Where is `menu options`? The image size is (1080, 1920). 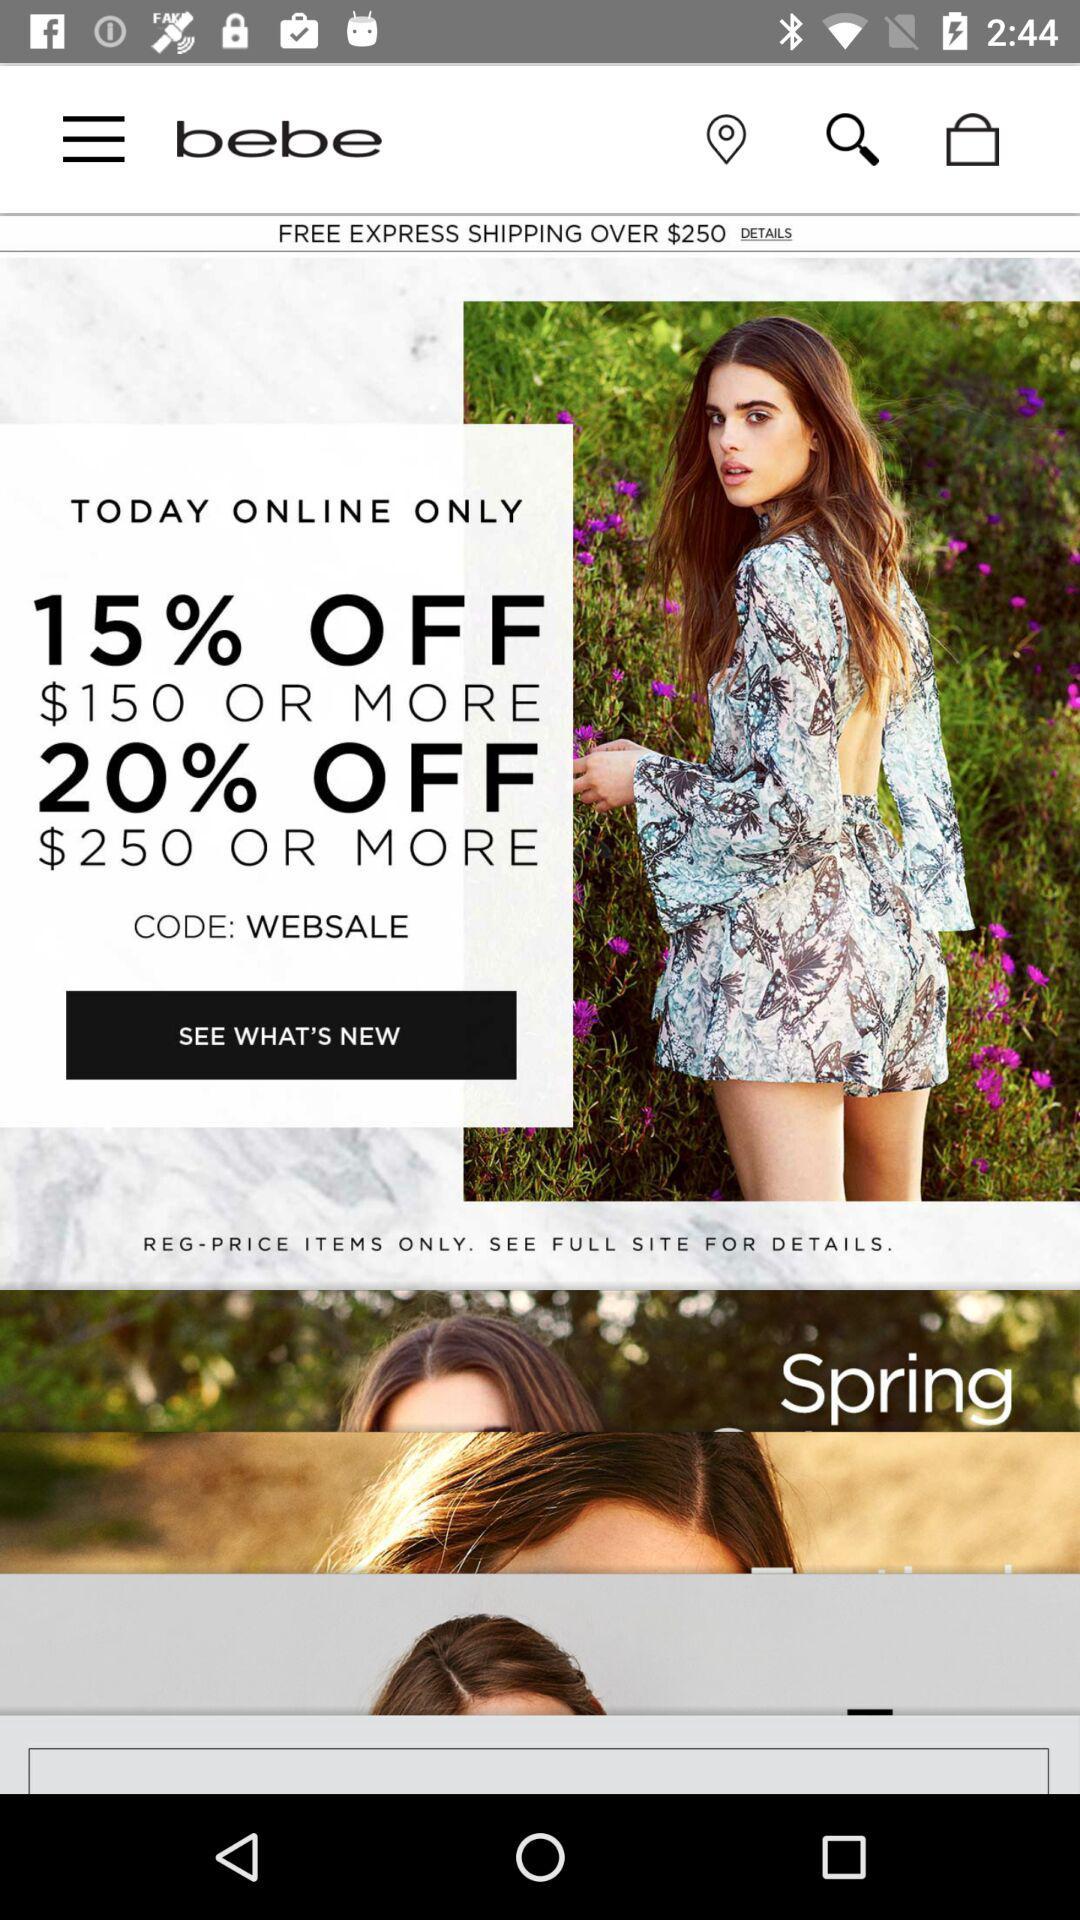 menu options is located at coordinates (93, 138).